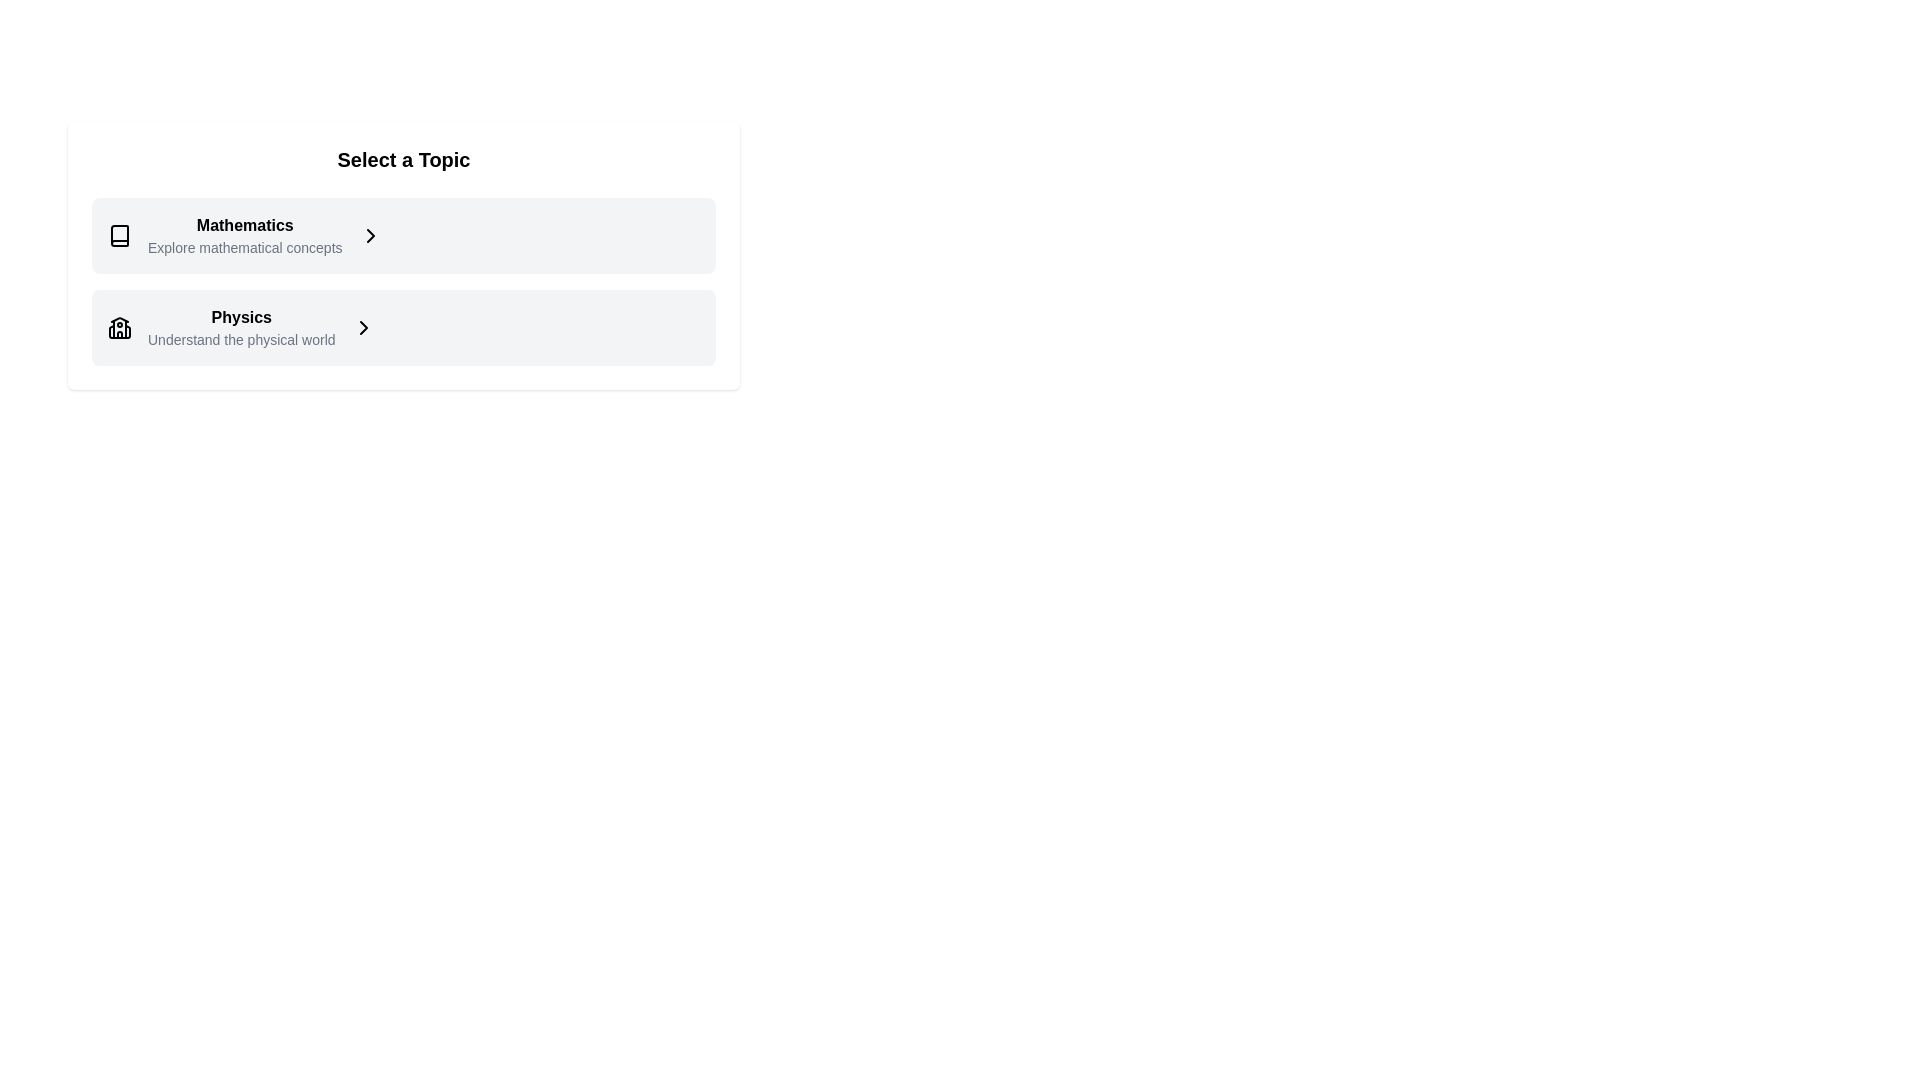  Describe the element at coordinates (119, 234) in the screenshot. I see `the book icon located in the first list item labeled 'Mathematics' with the subtitle 'Explore mathematical concepts', positioned to the far left and adjacent to the text content` at that location.